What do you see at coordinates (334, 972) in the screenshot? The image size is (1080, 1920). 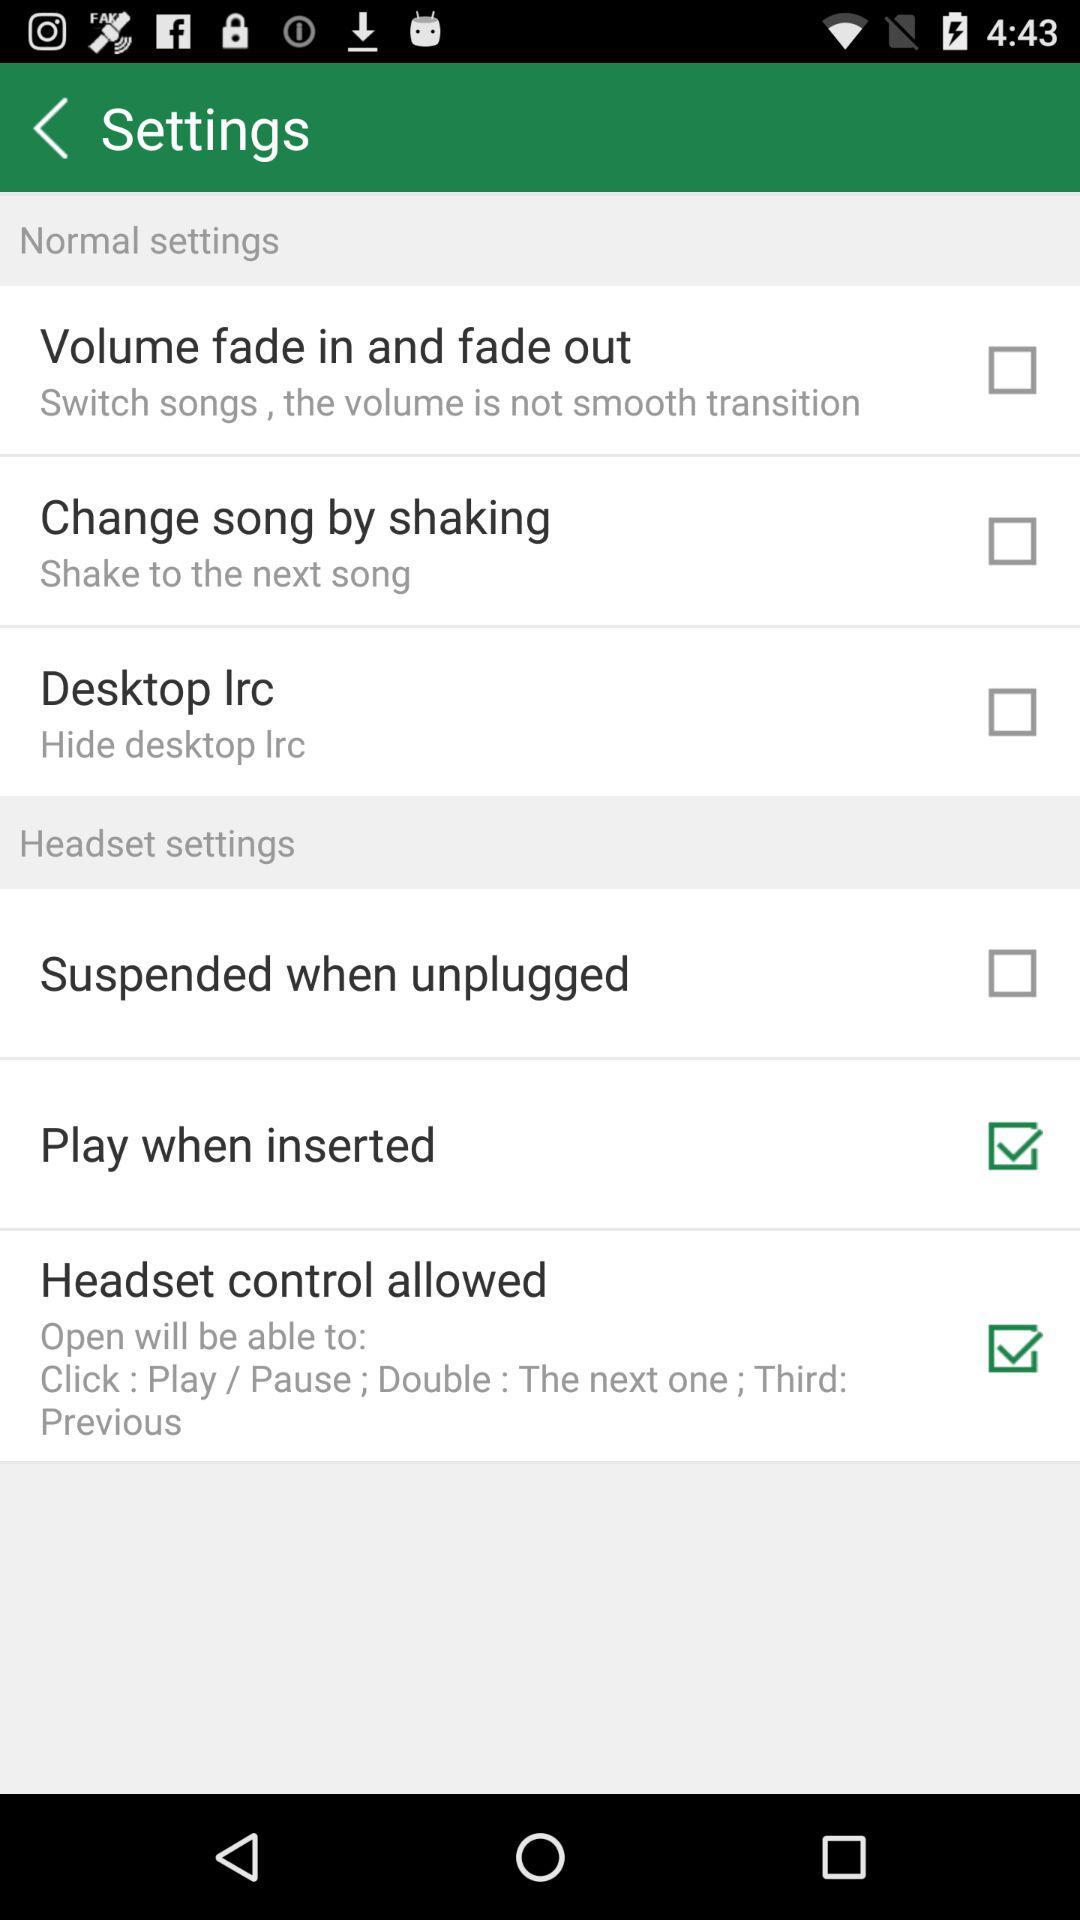 I see `item below headset settings icon` at bounding box center [334, 972].